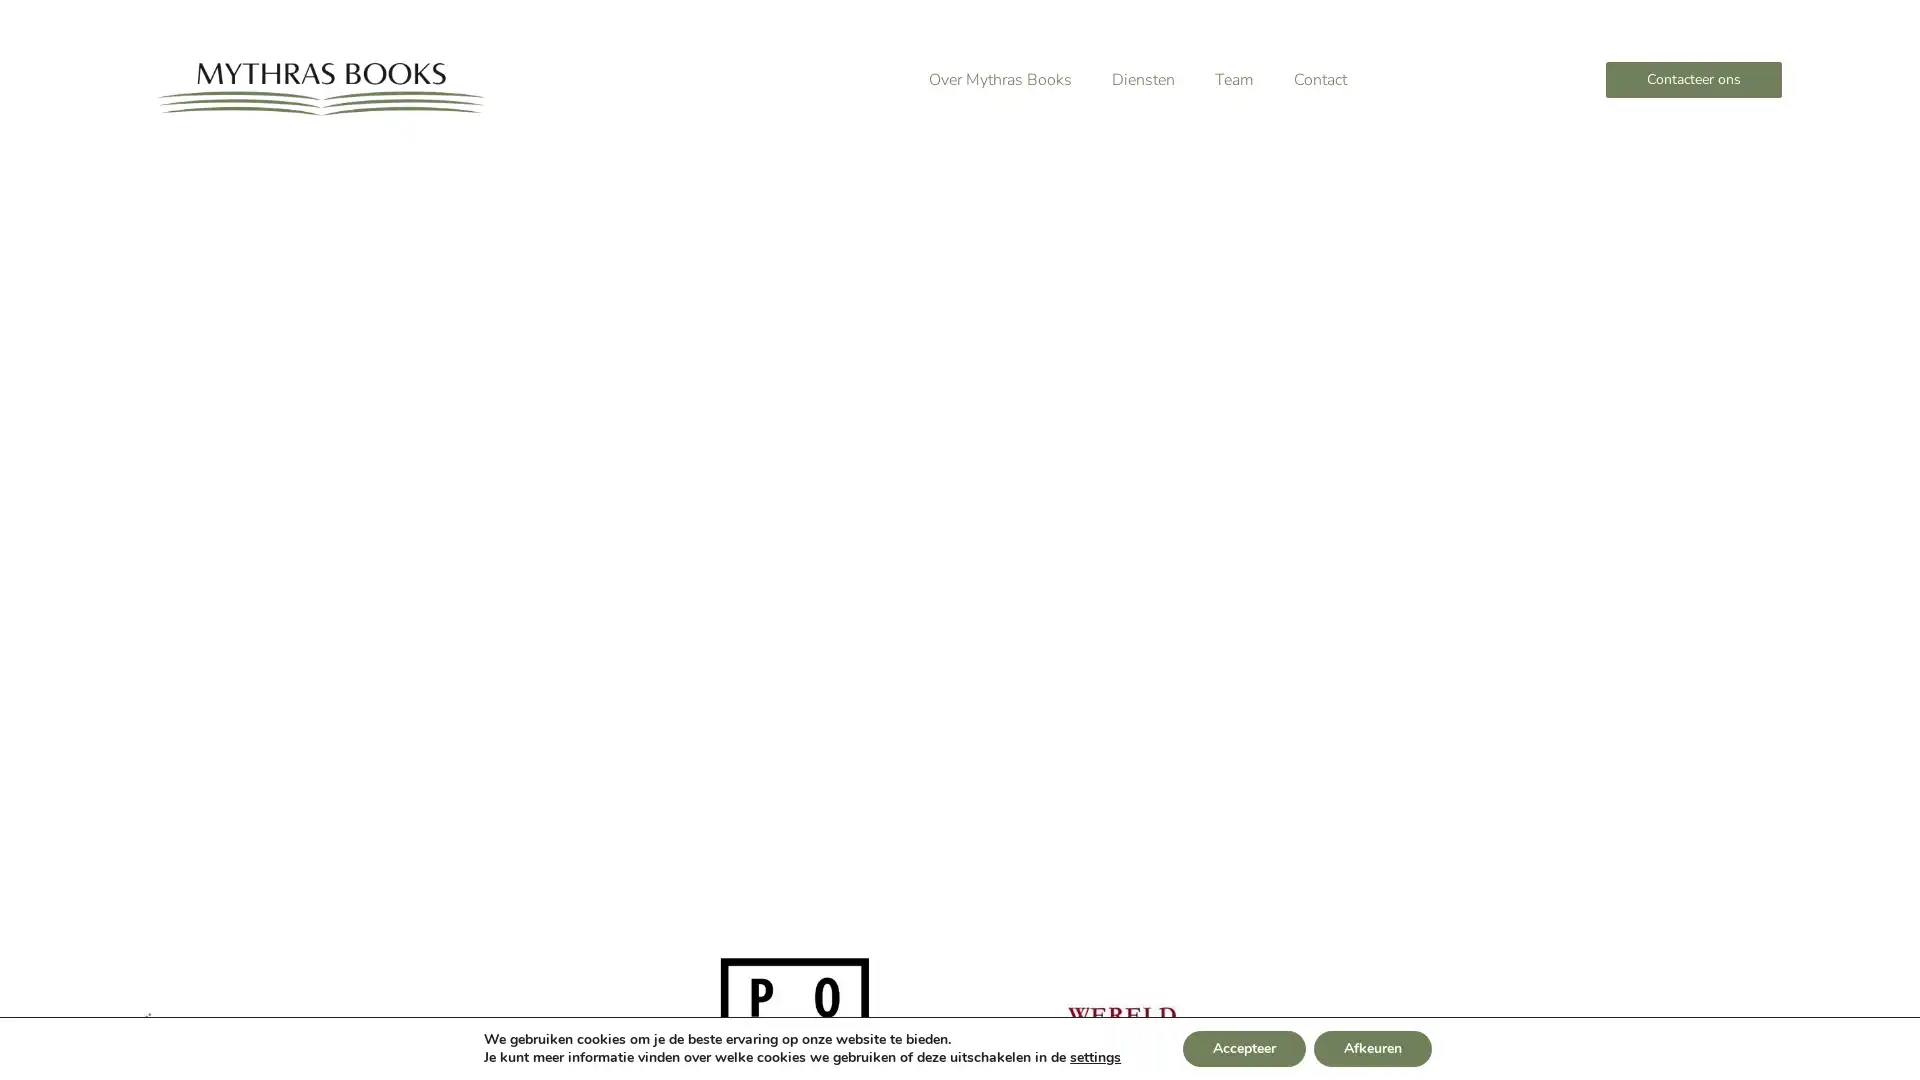 This screenshot has width=1920, height=1080. Describe the element at coordinates (1692, 79) in the screenshot. I see `Contacteer ons` at that location.